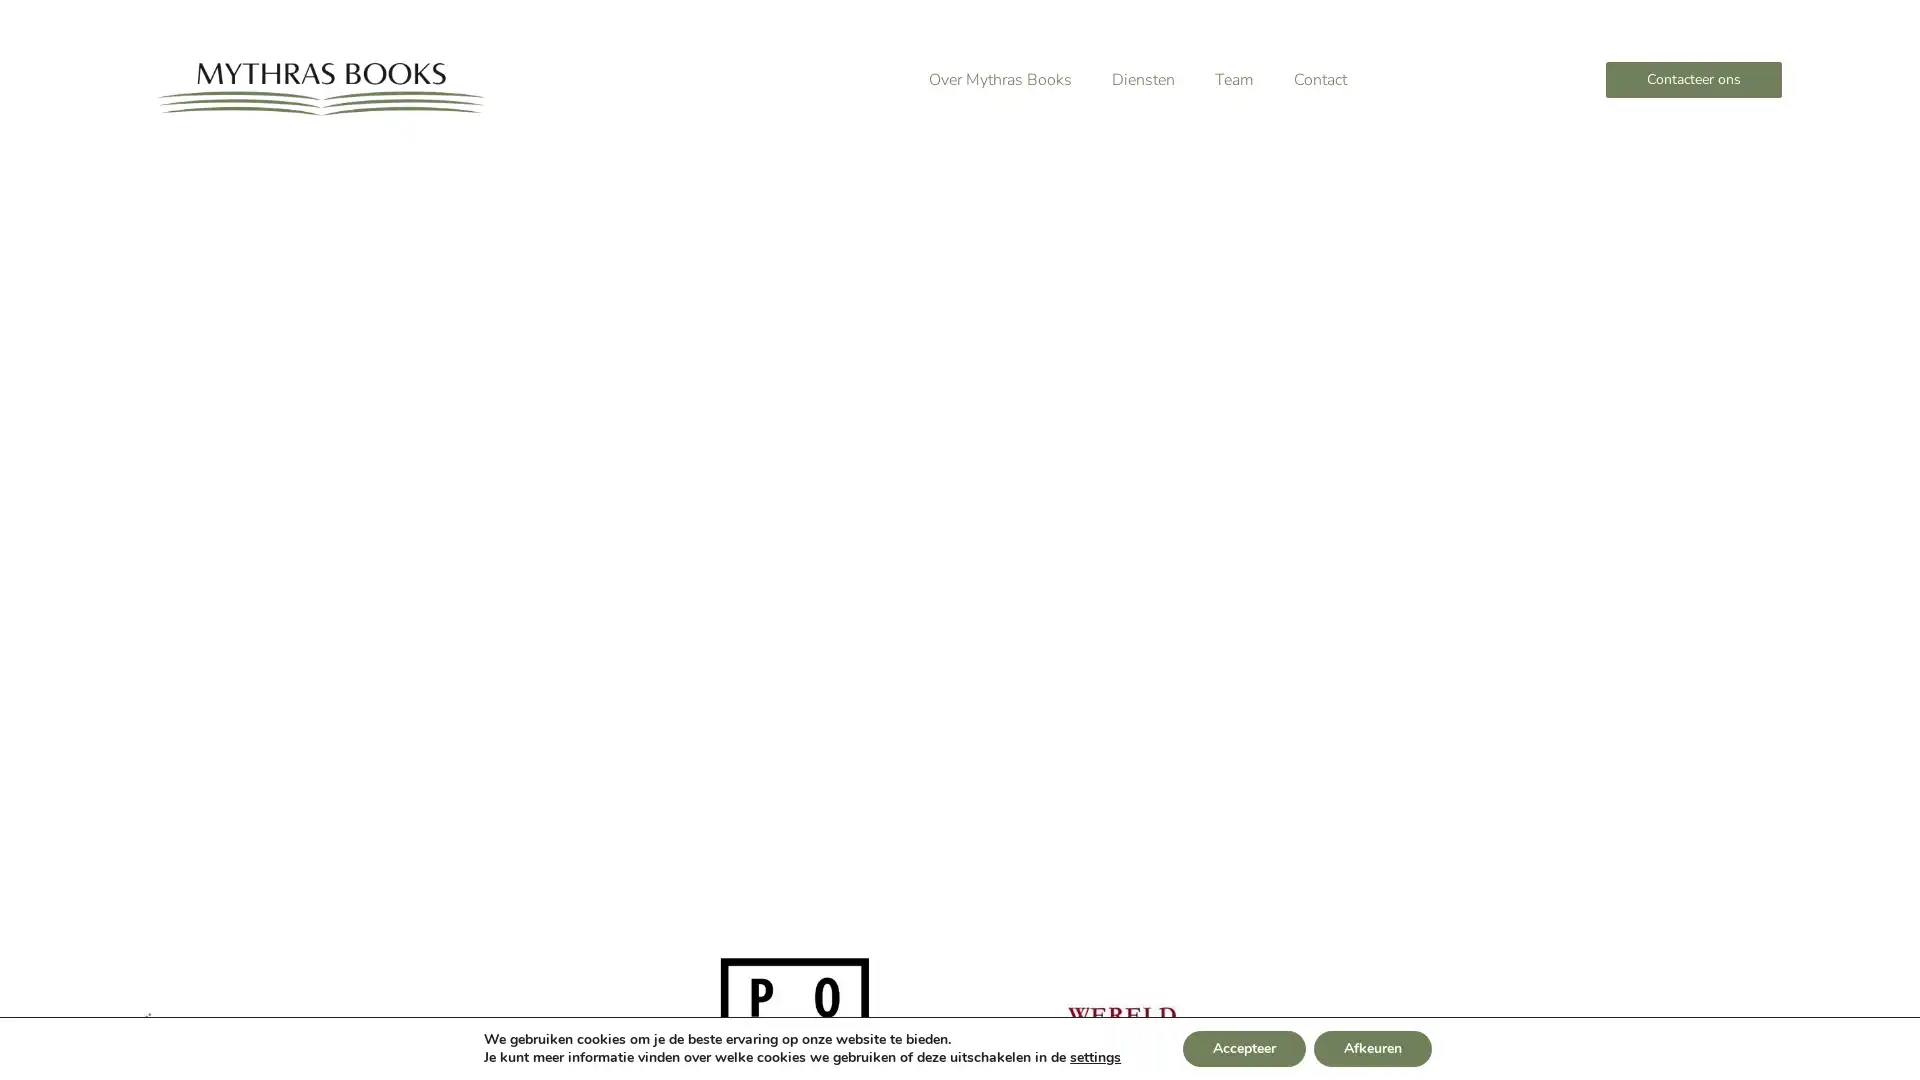 This screenshot has width=1920, height=1080. Describe the element at coordinates (1692, 79) in the screenshot. I see `Contacteer ons` at that location.